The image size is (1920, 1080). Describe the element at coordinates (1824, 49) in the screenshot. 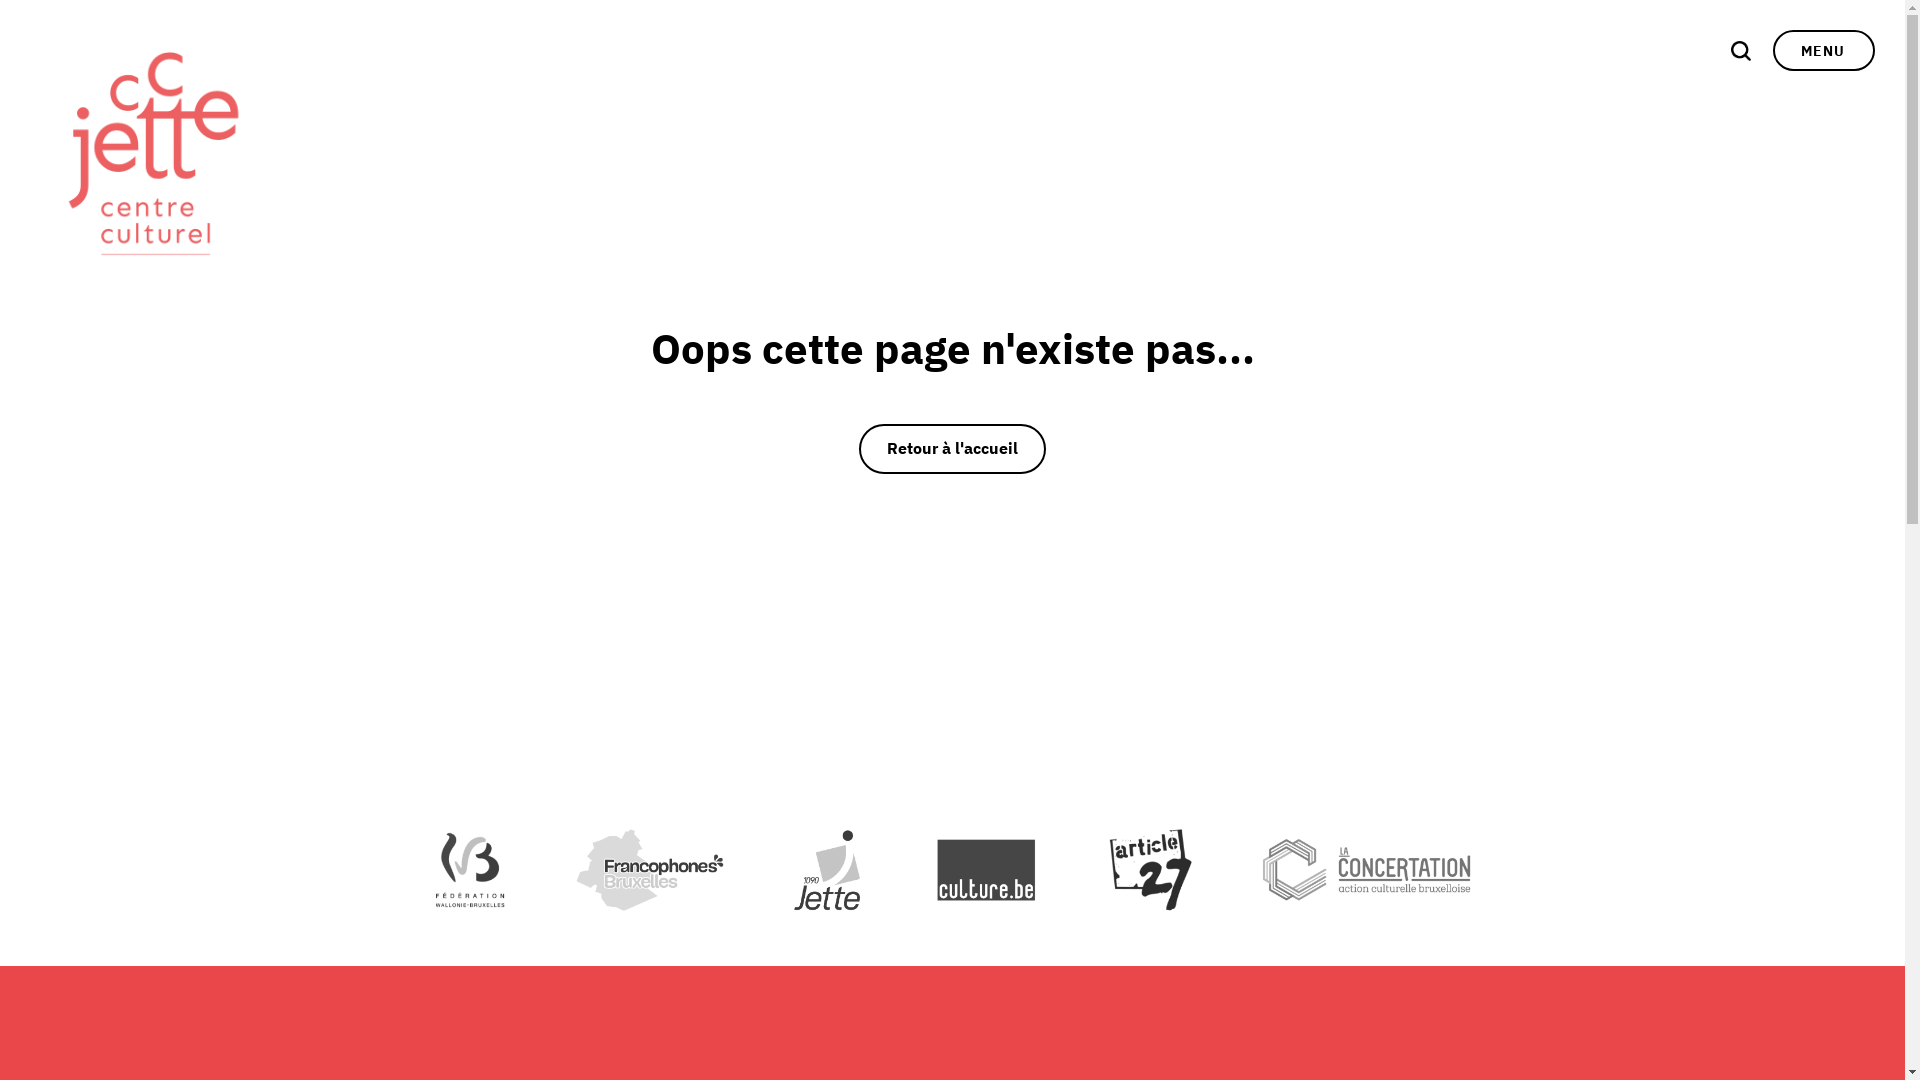

I see `'MENU'` at that location.